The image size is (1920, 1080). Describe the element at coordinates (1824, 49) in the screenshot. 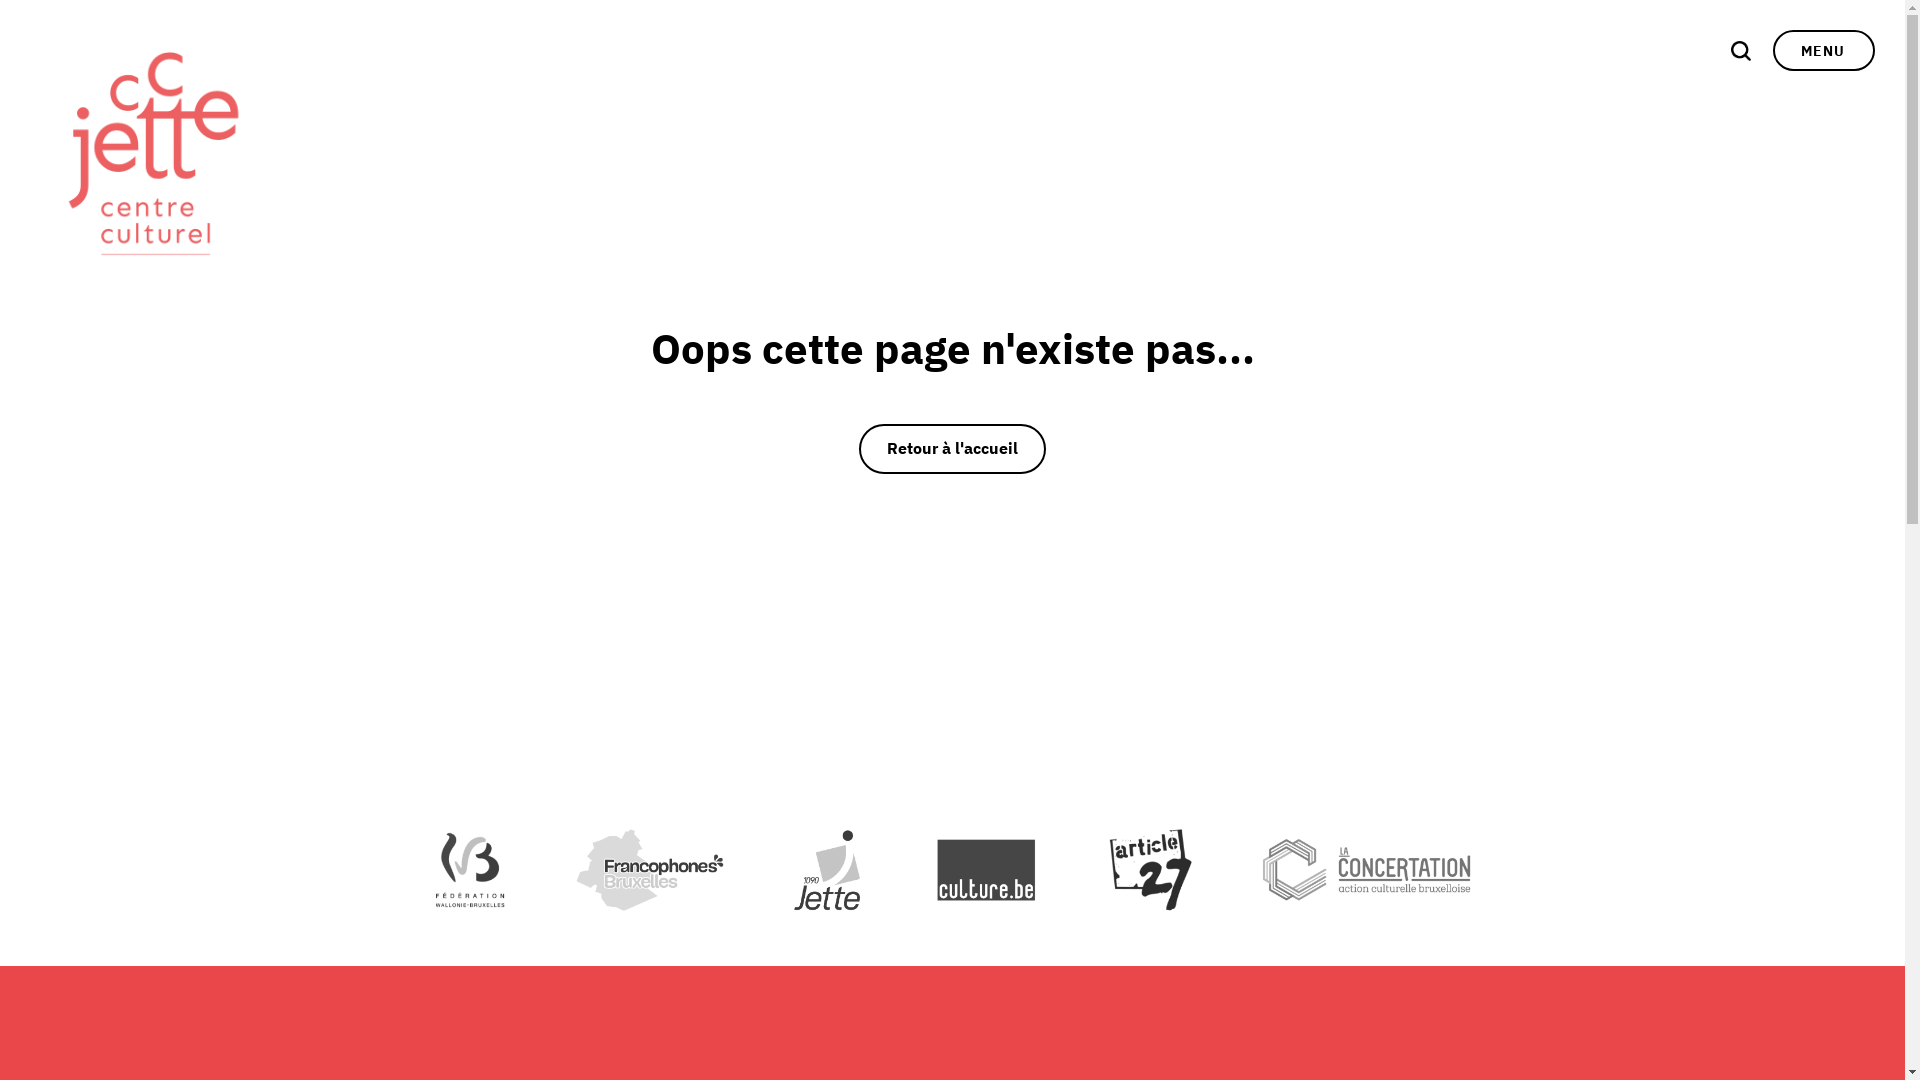

I see `'MENU'` at that location.